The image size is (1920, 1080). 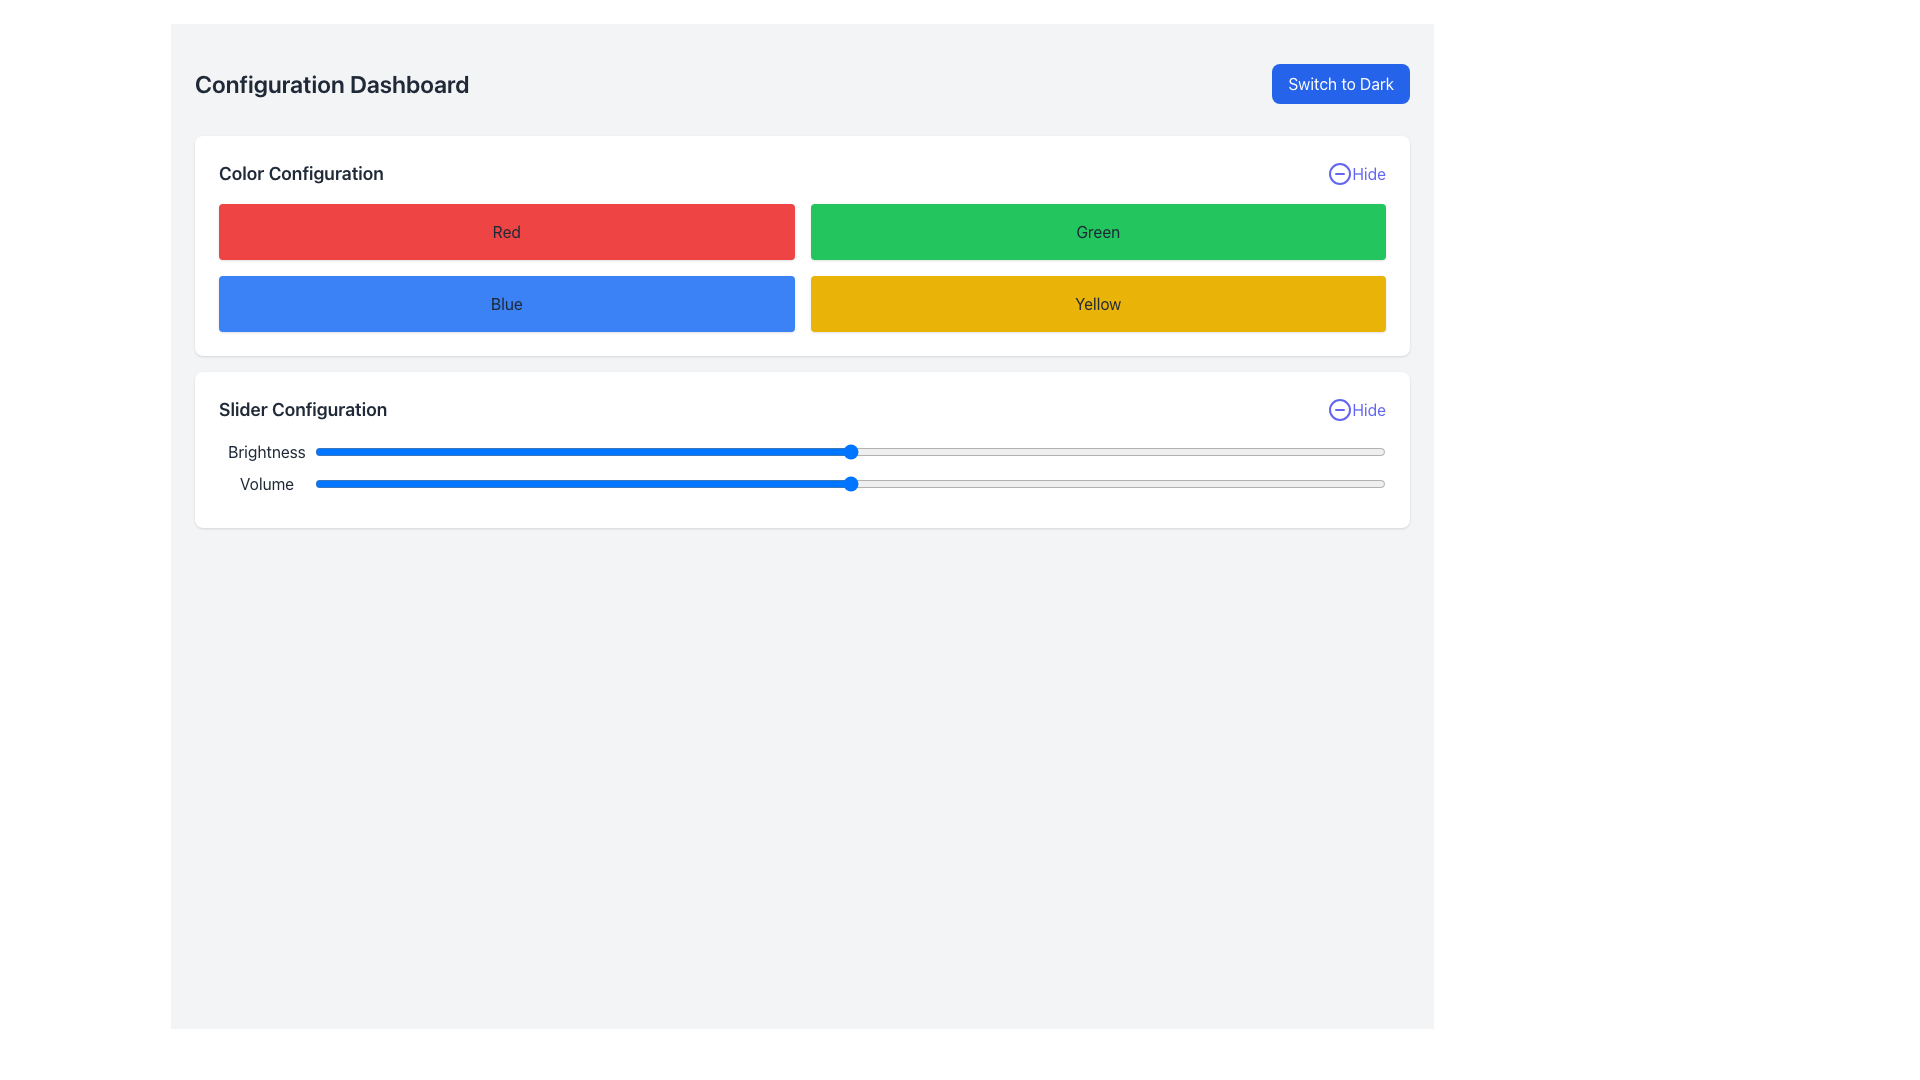 I want to click on volume, so click(x=1374, y=483).